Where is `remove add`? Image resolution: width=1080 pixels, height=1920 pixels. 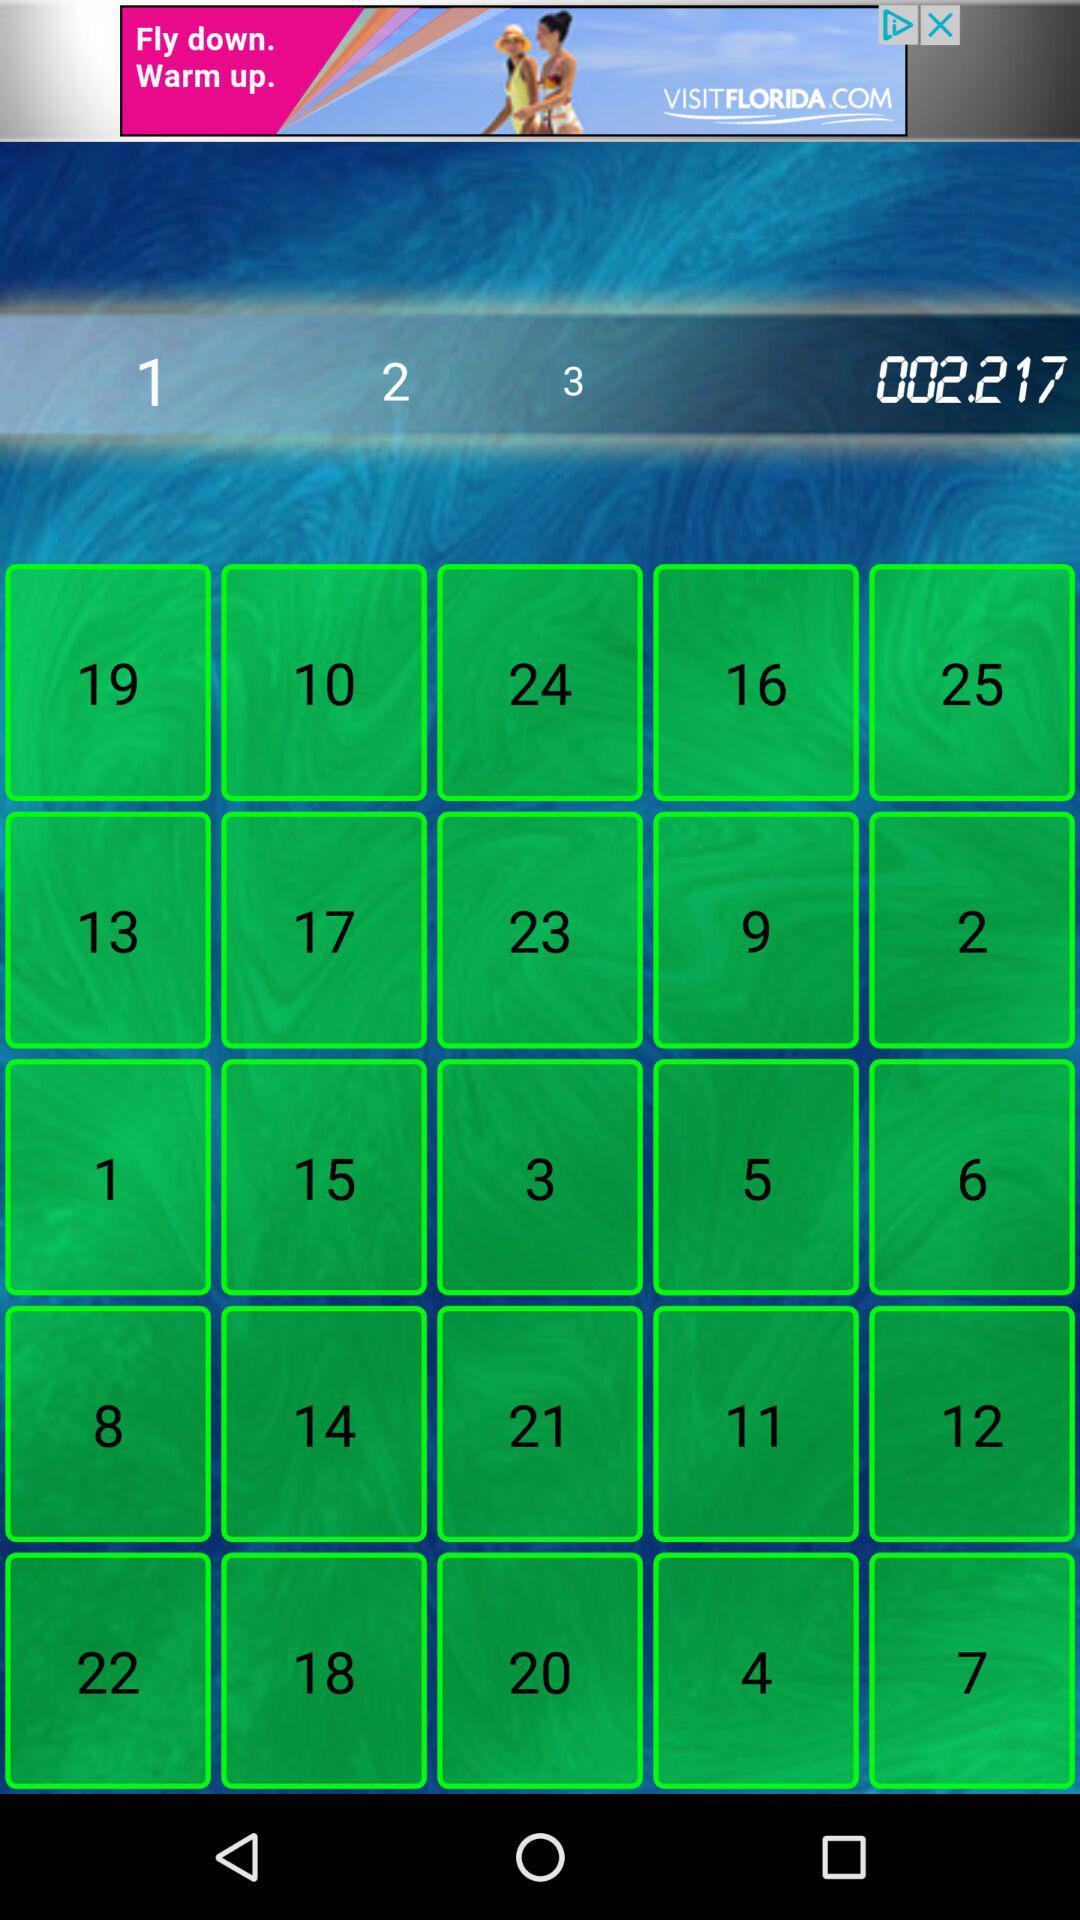 remove add is located at coordinates (540, 70).